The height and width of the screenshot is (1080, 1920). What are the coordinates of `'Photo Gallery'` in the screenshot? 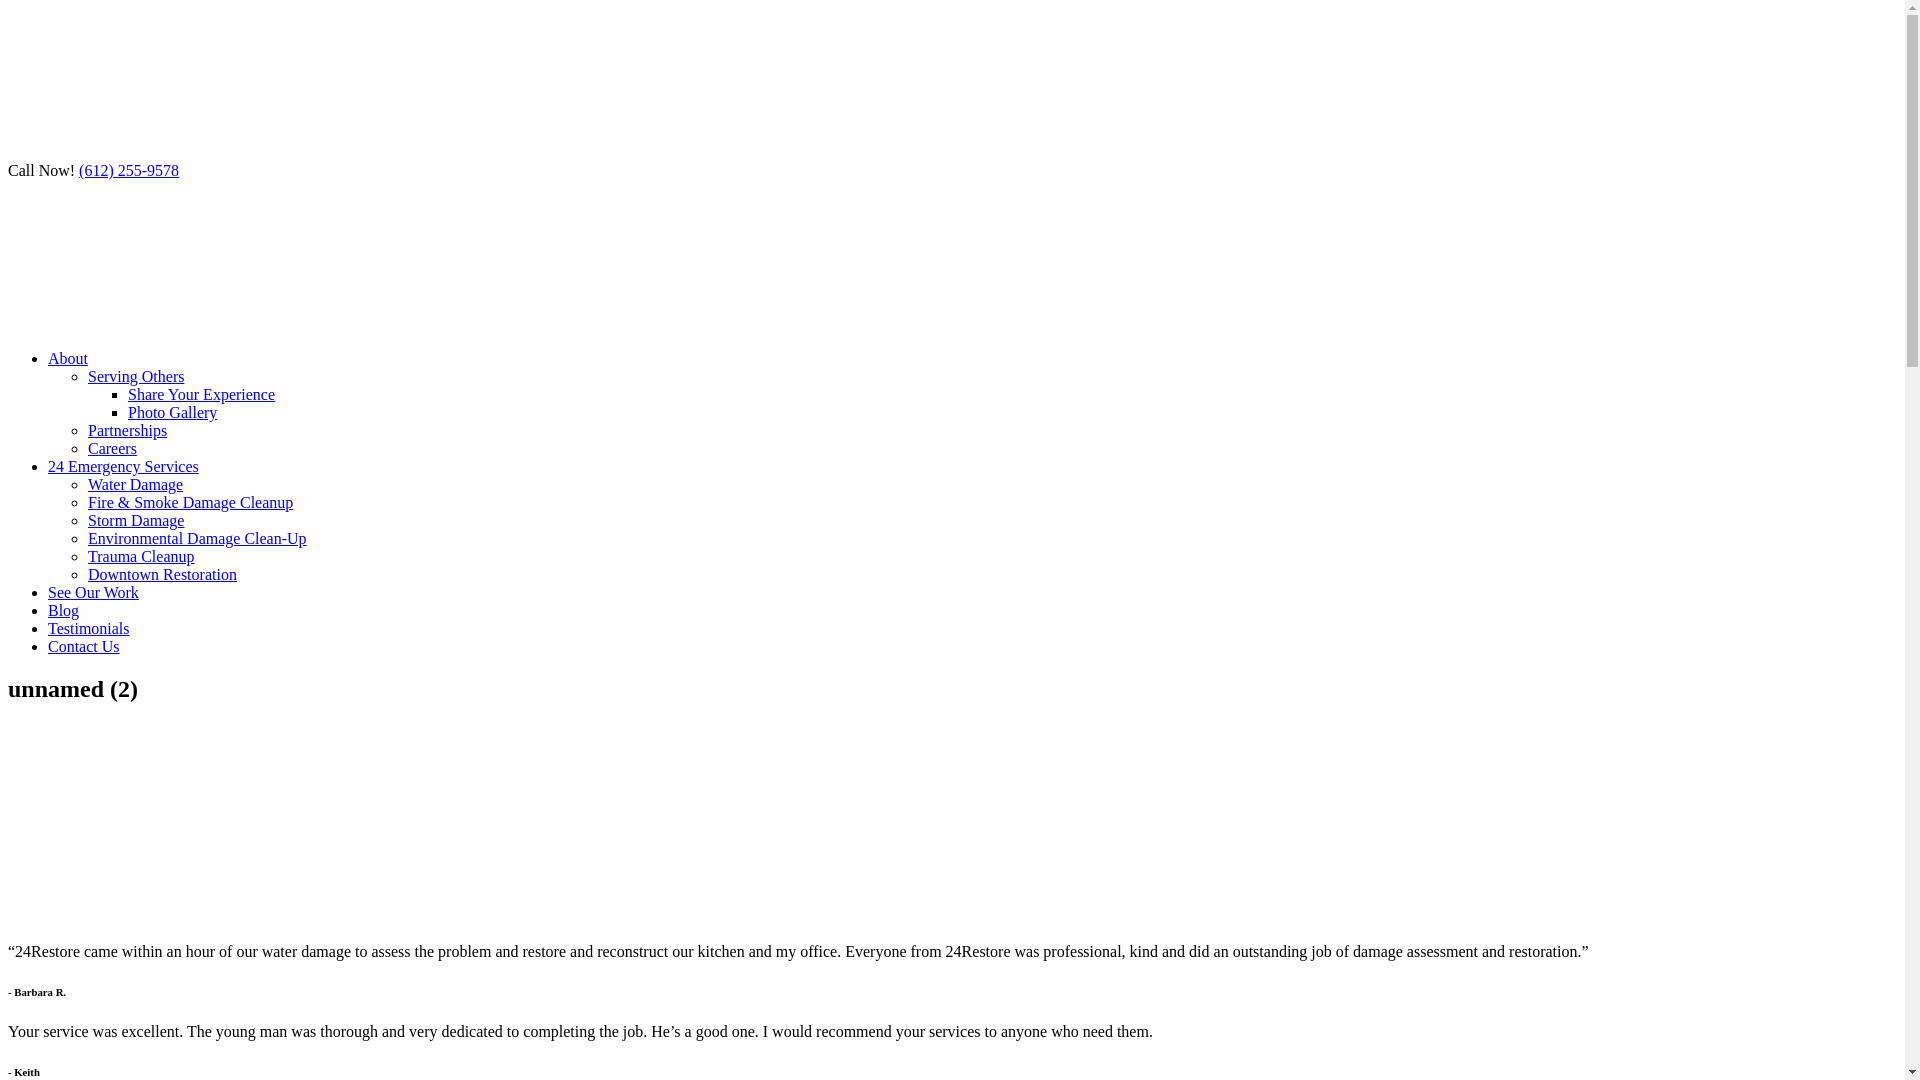 It's located at (172, 411).